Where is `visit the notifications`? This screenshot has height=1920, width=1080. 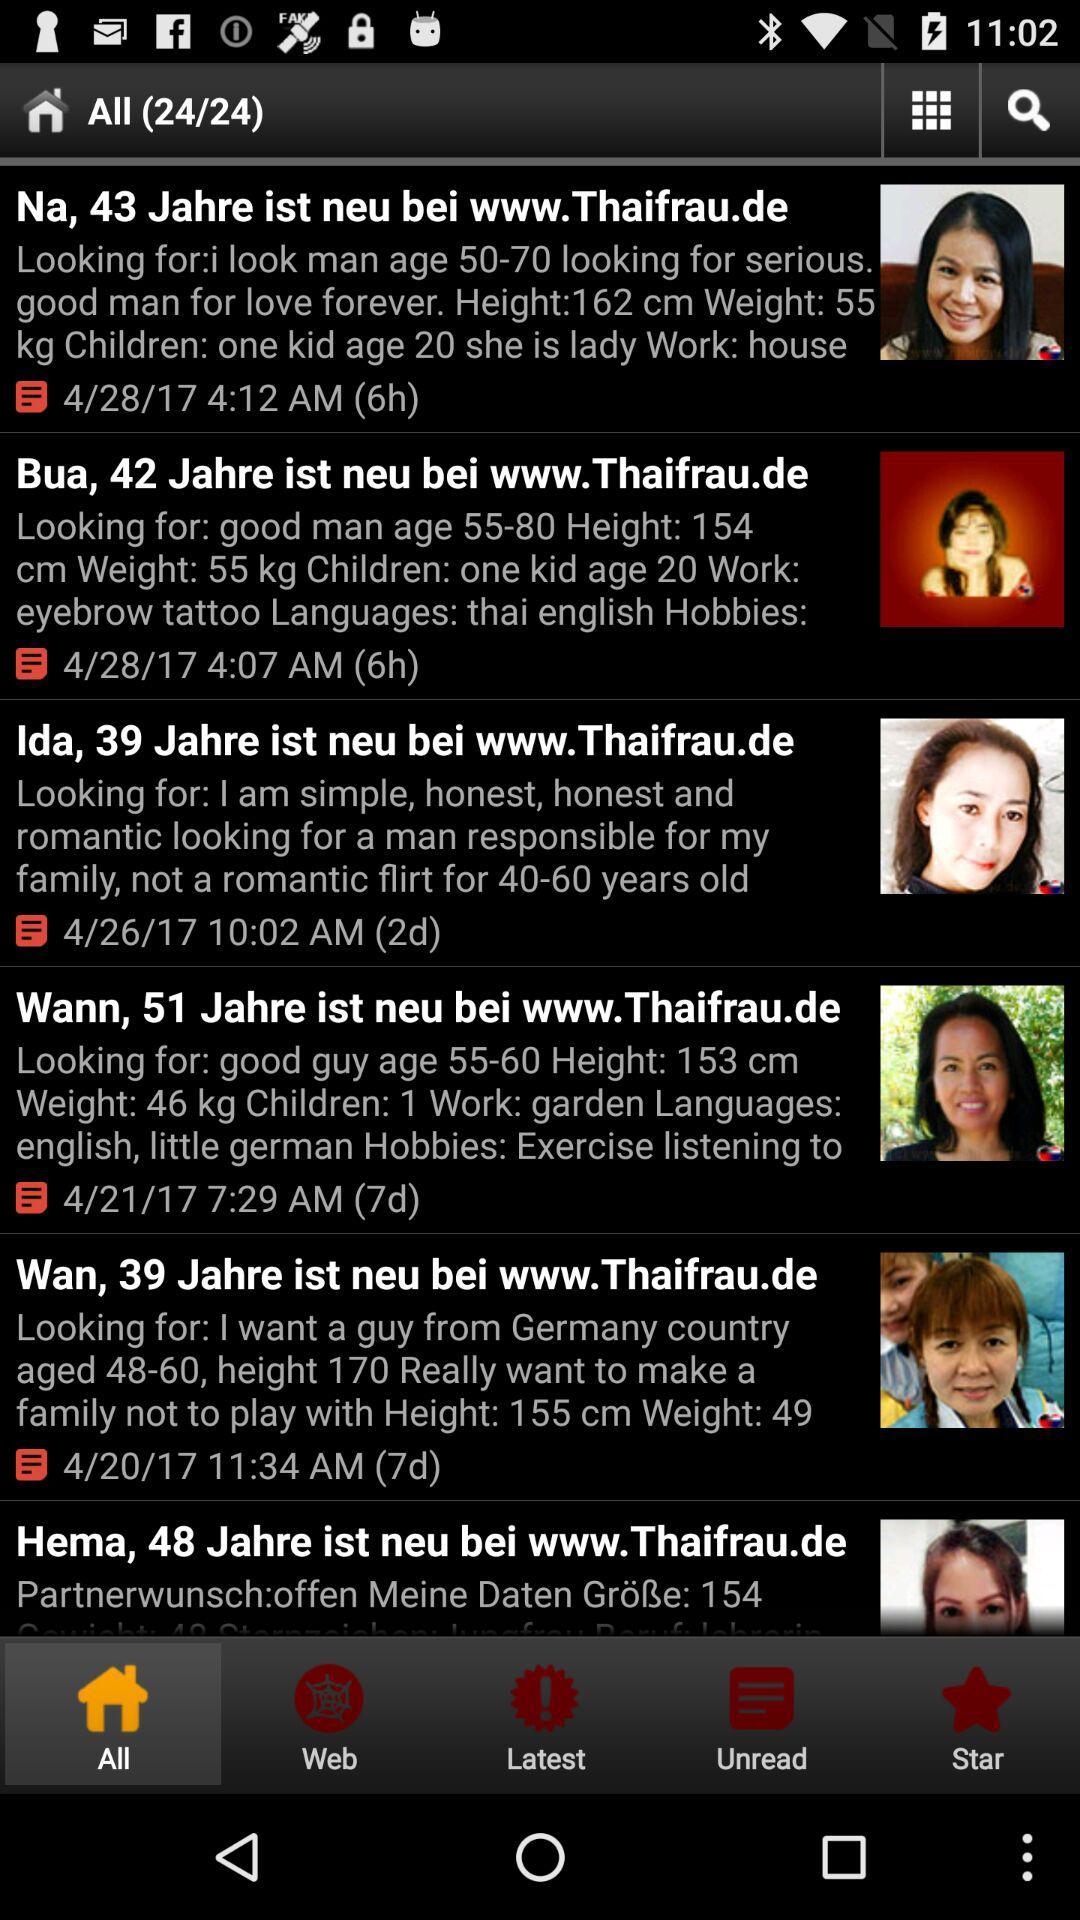 visit the notifications is located at coordinates (761, 1713).